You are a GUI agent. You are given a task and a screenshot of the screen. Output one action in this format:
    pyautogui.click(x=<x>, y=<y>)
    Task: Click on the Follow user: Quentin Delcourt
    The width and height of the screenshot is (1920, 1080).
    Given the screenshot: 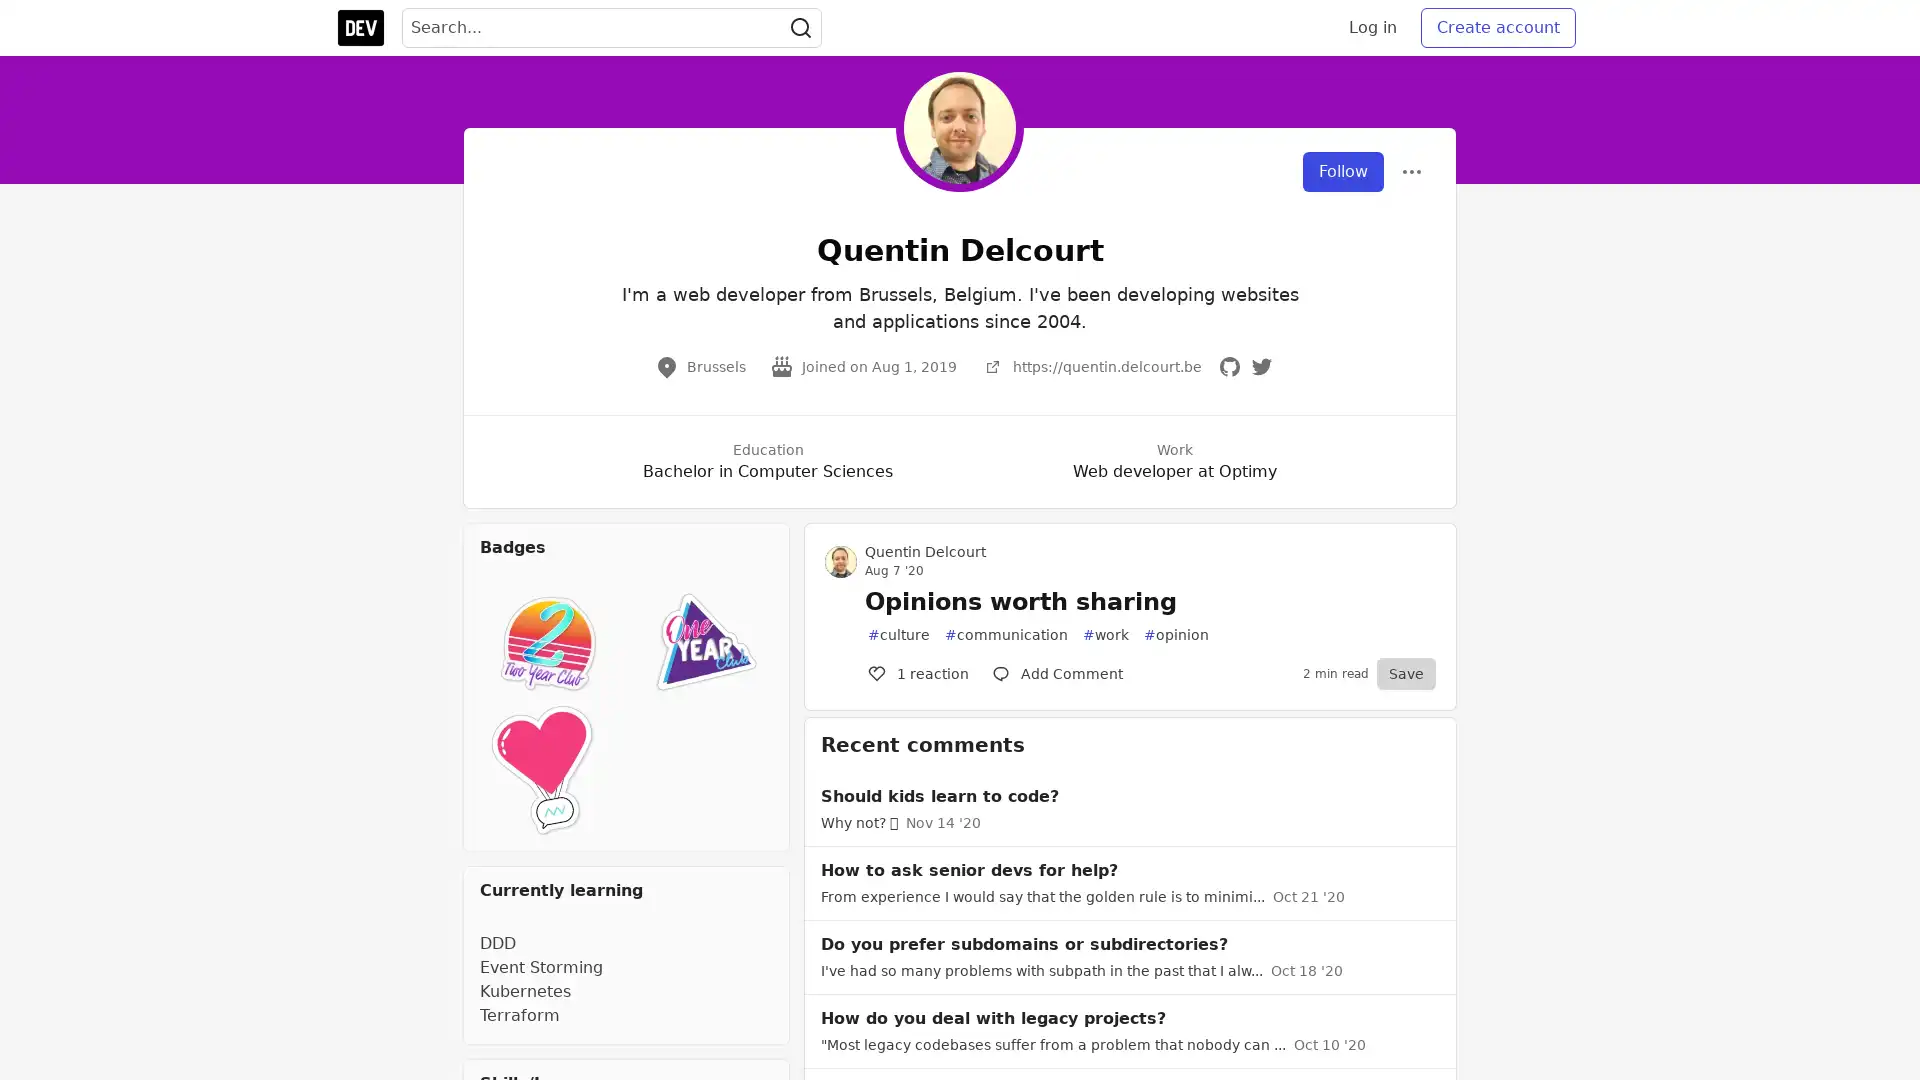 What is the action you would take?
    pyautogui.click(x=1343, y=171)
    